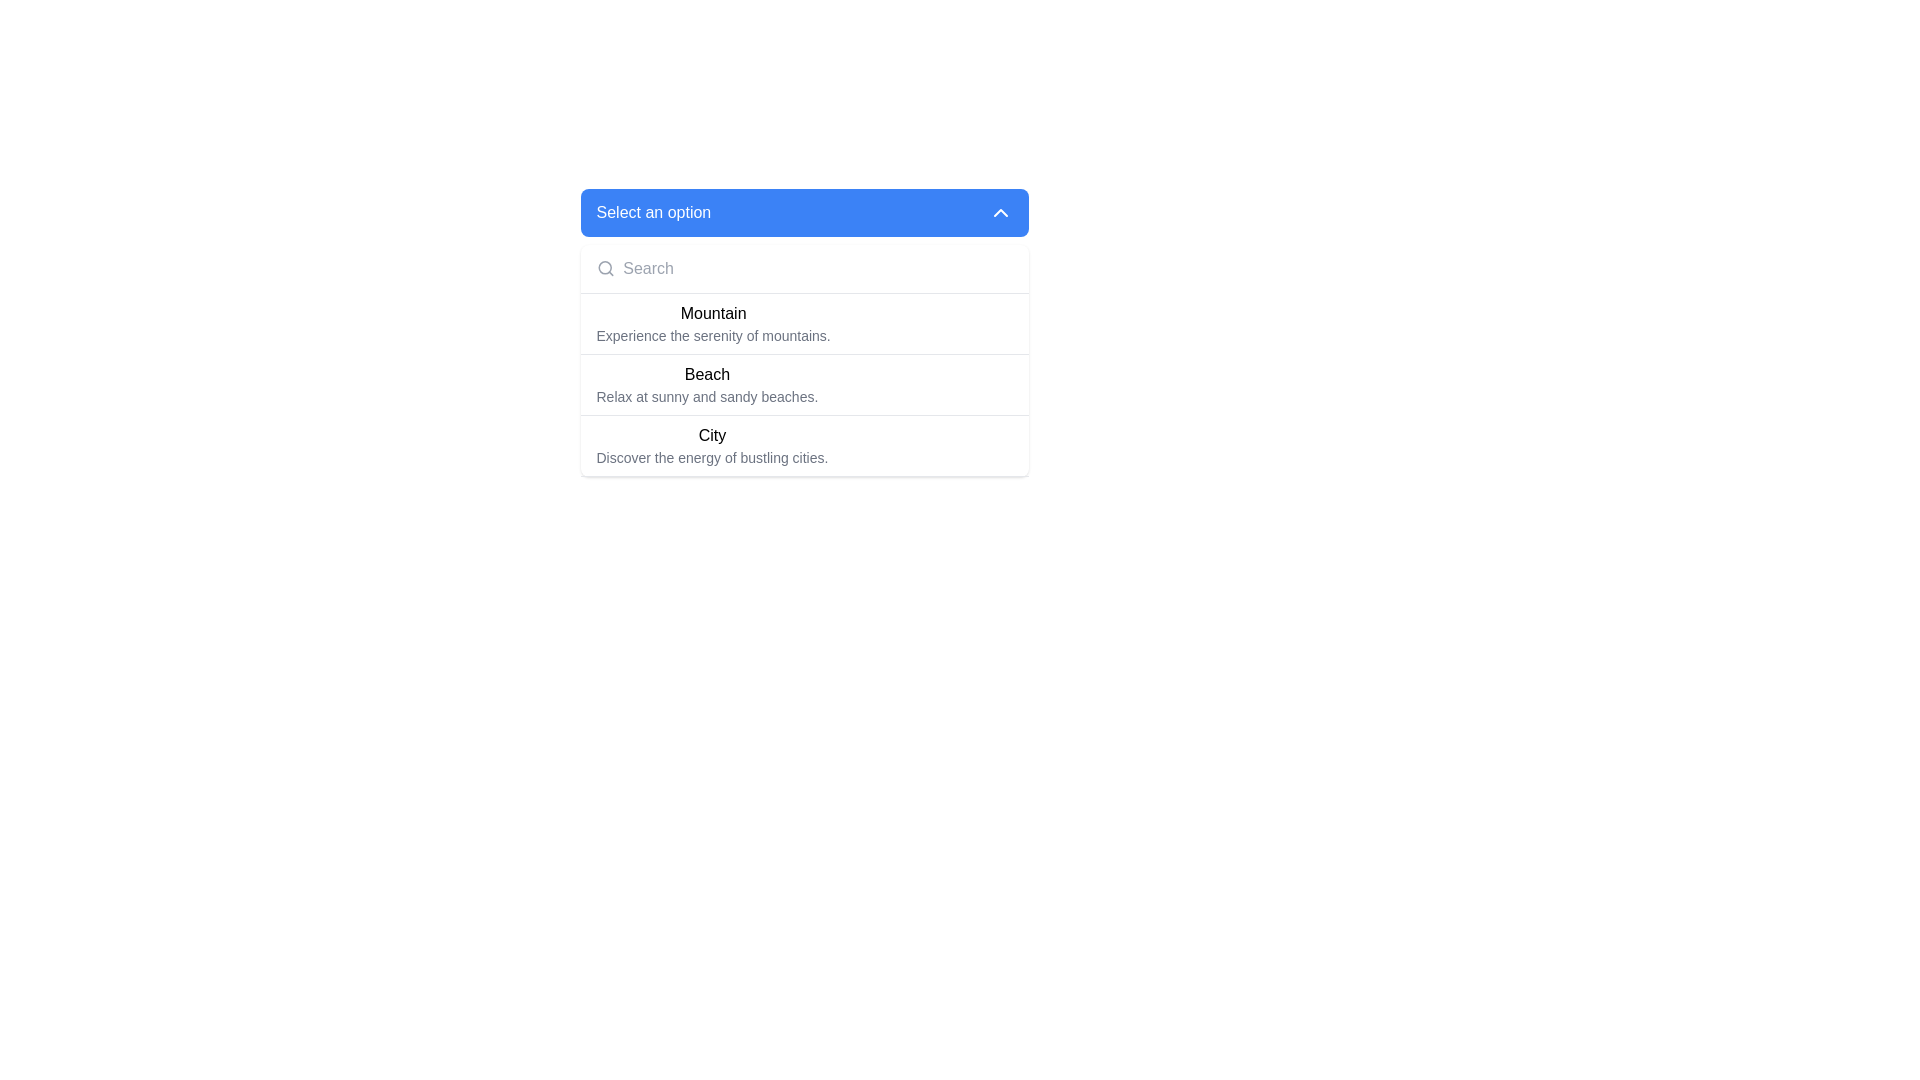  I want to click on the selectable list item labeled 'Beach', so click(804, 385).